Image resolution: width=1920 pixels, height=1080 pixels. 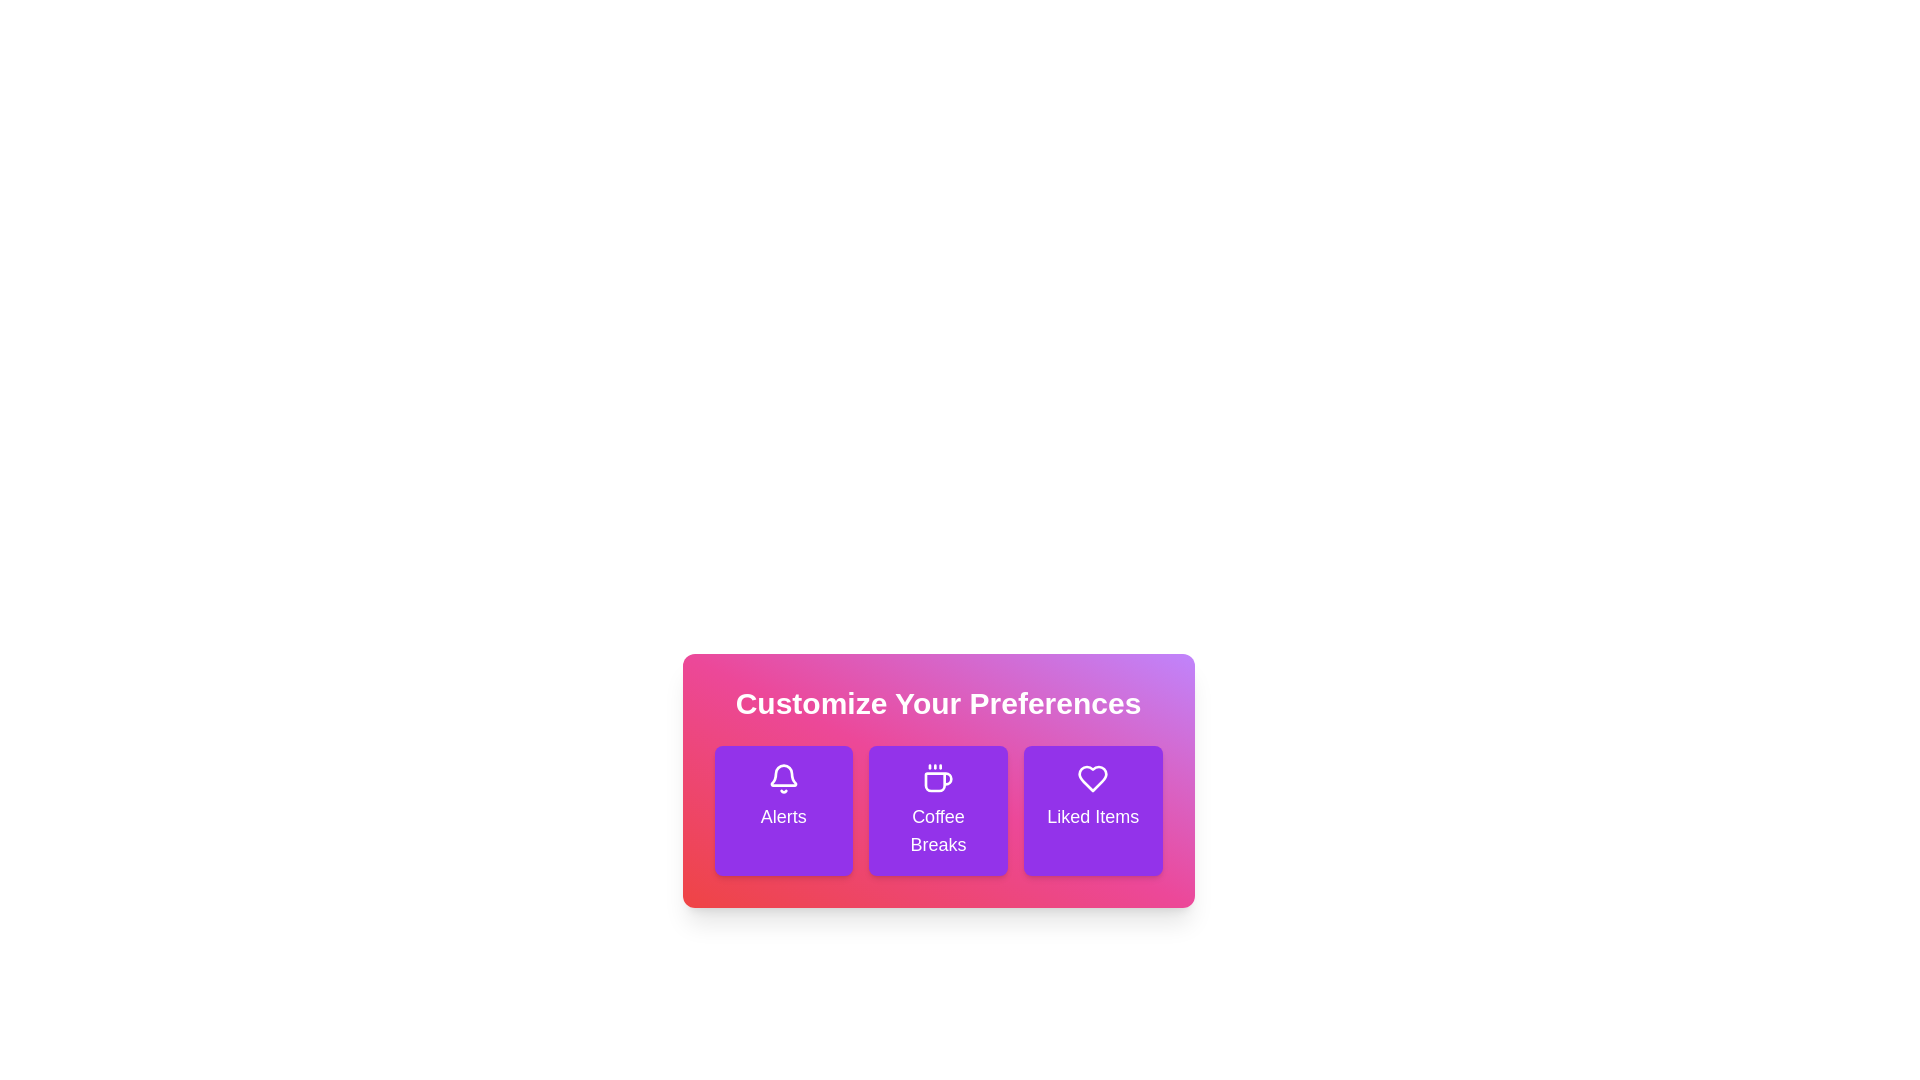 What do you see at coordinates (1092, 778) in the screenshot?
I see `the heart-shaped icon with a thin outline, styled in white on a purple background, located at the center top of the 'Liked Items' tile to interact with the 'Liked Items' feature` at bounding box center [1092, 778].